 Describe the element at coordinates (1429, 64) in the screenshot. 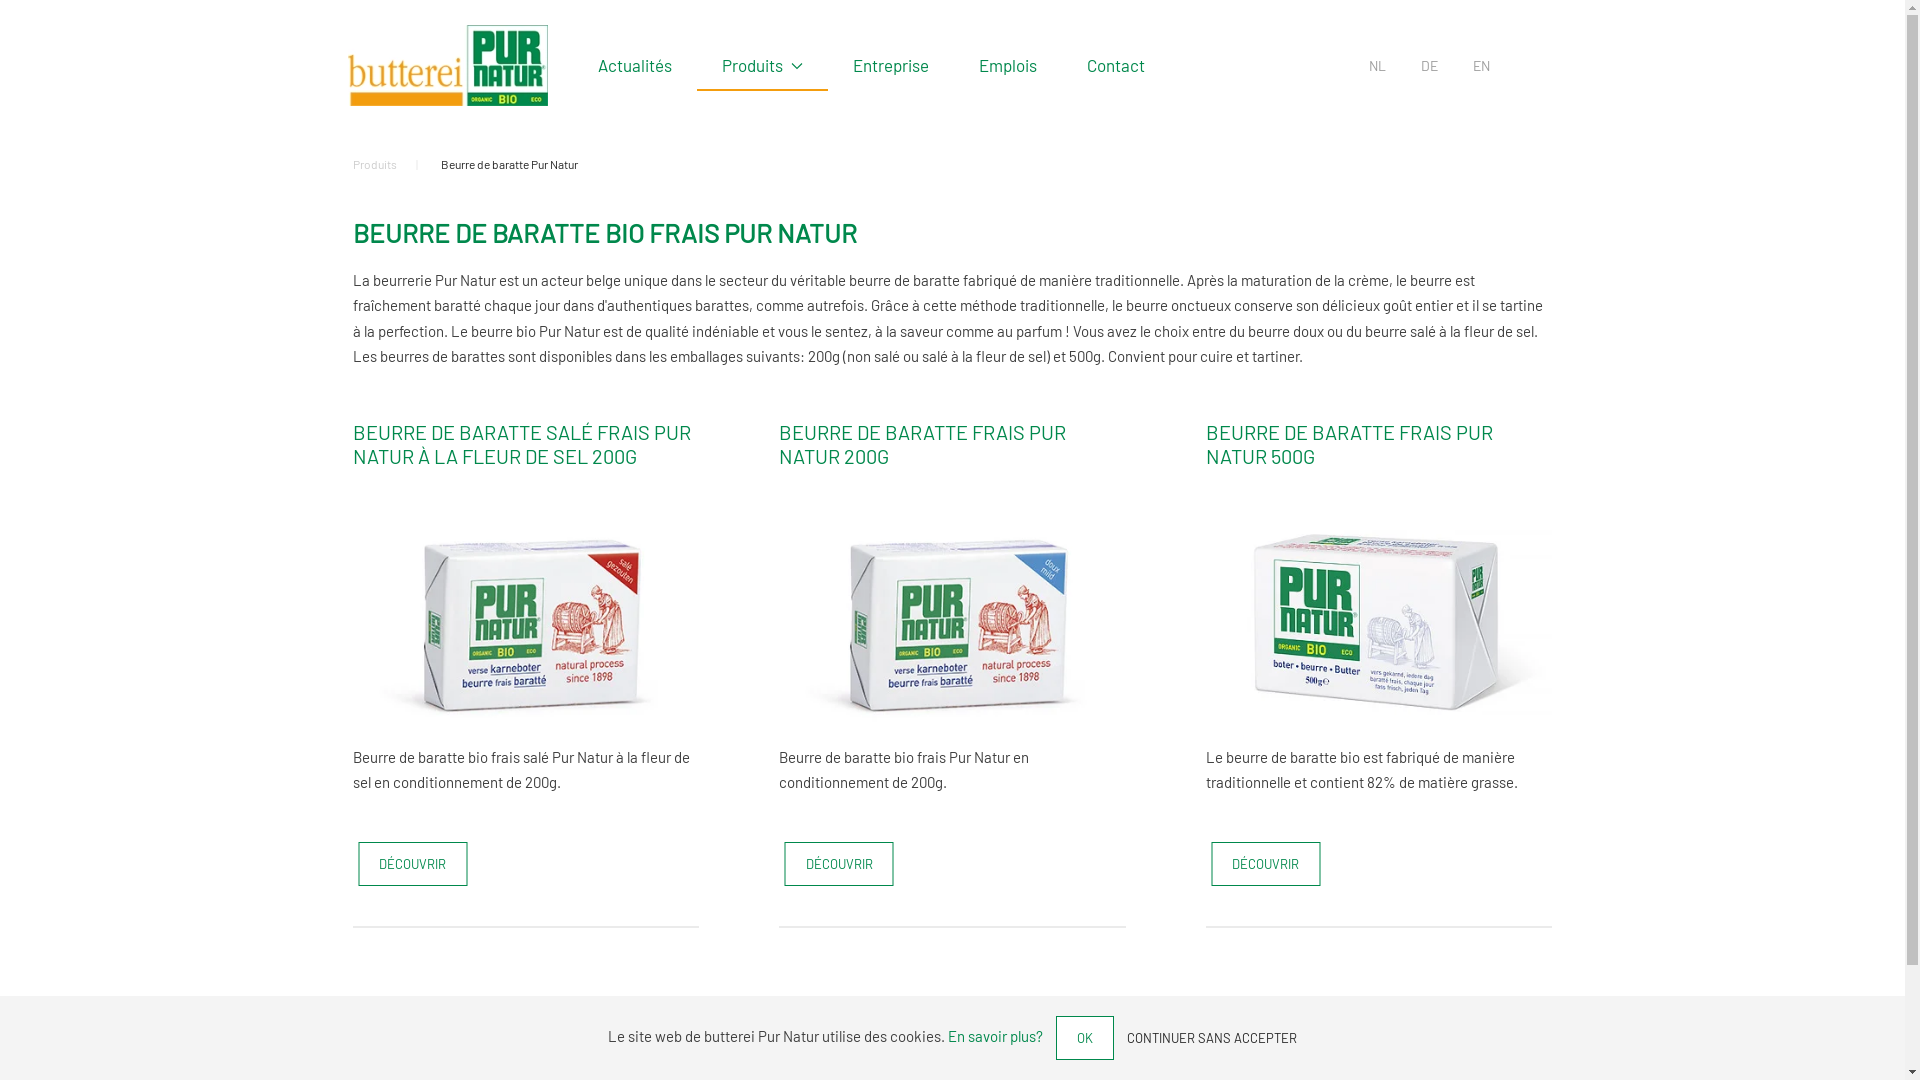

I see `'DE'` at that location.